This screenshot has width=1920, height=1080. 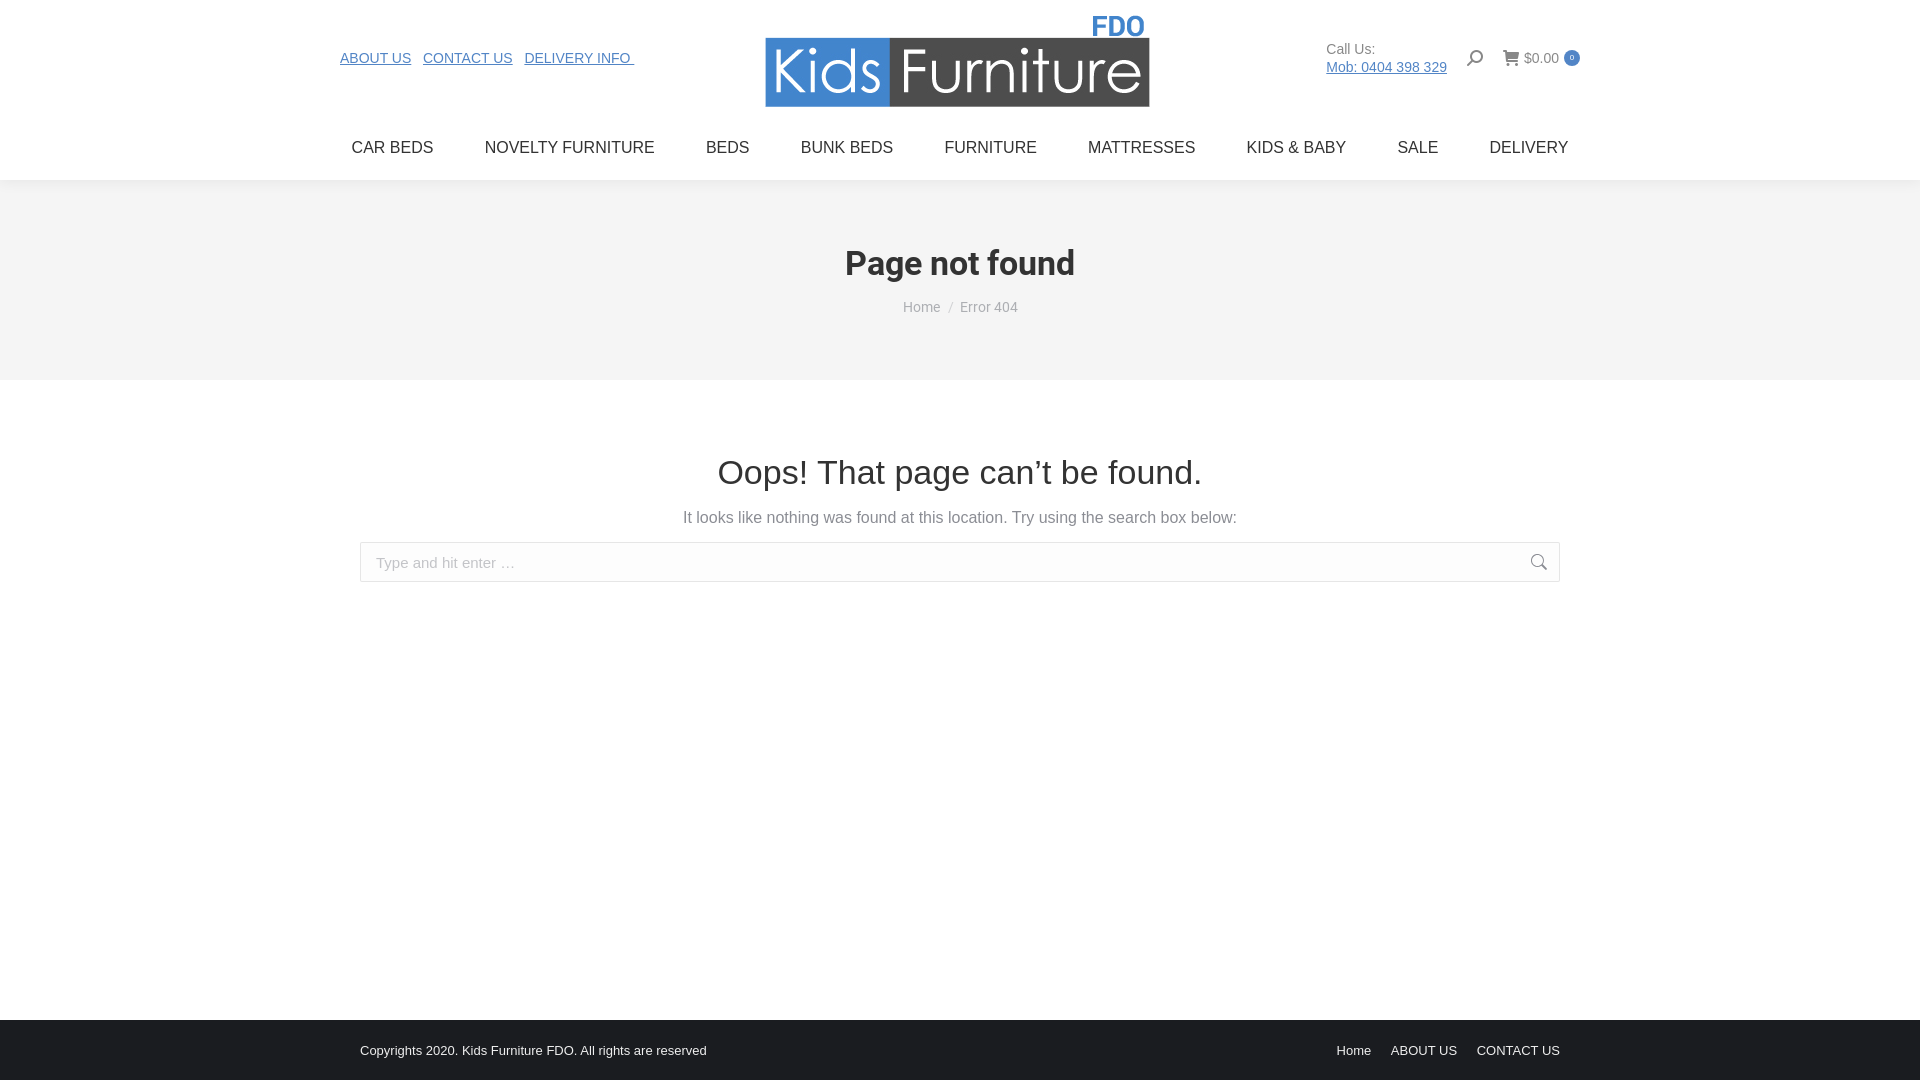 I want to click on 'Go!', so click(x=31, y=22).